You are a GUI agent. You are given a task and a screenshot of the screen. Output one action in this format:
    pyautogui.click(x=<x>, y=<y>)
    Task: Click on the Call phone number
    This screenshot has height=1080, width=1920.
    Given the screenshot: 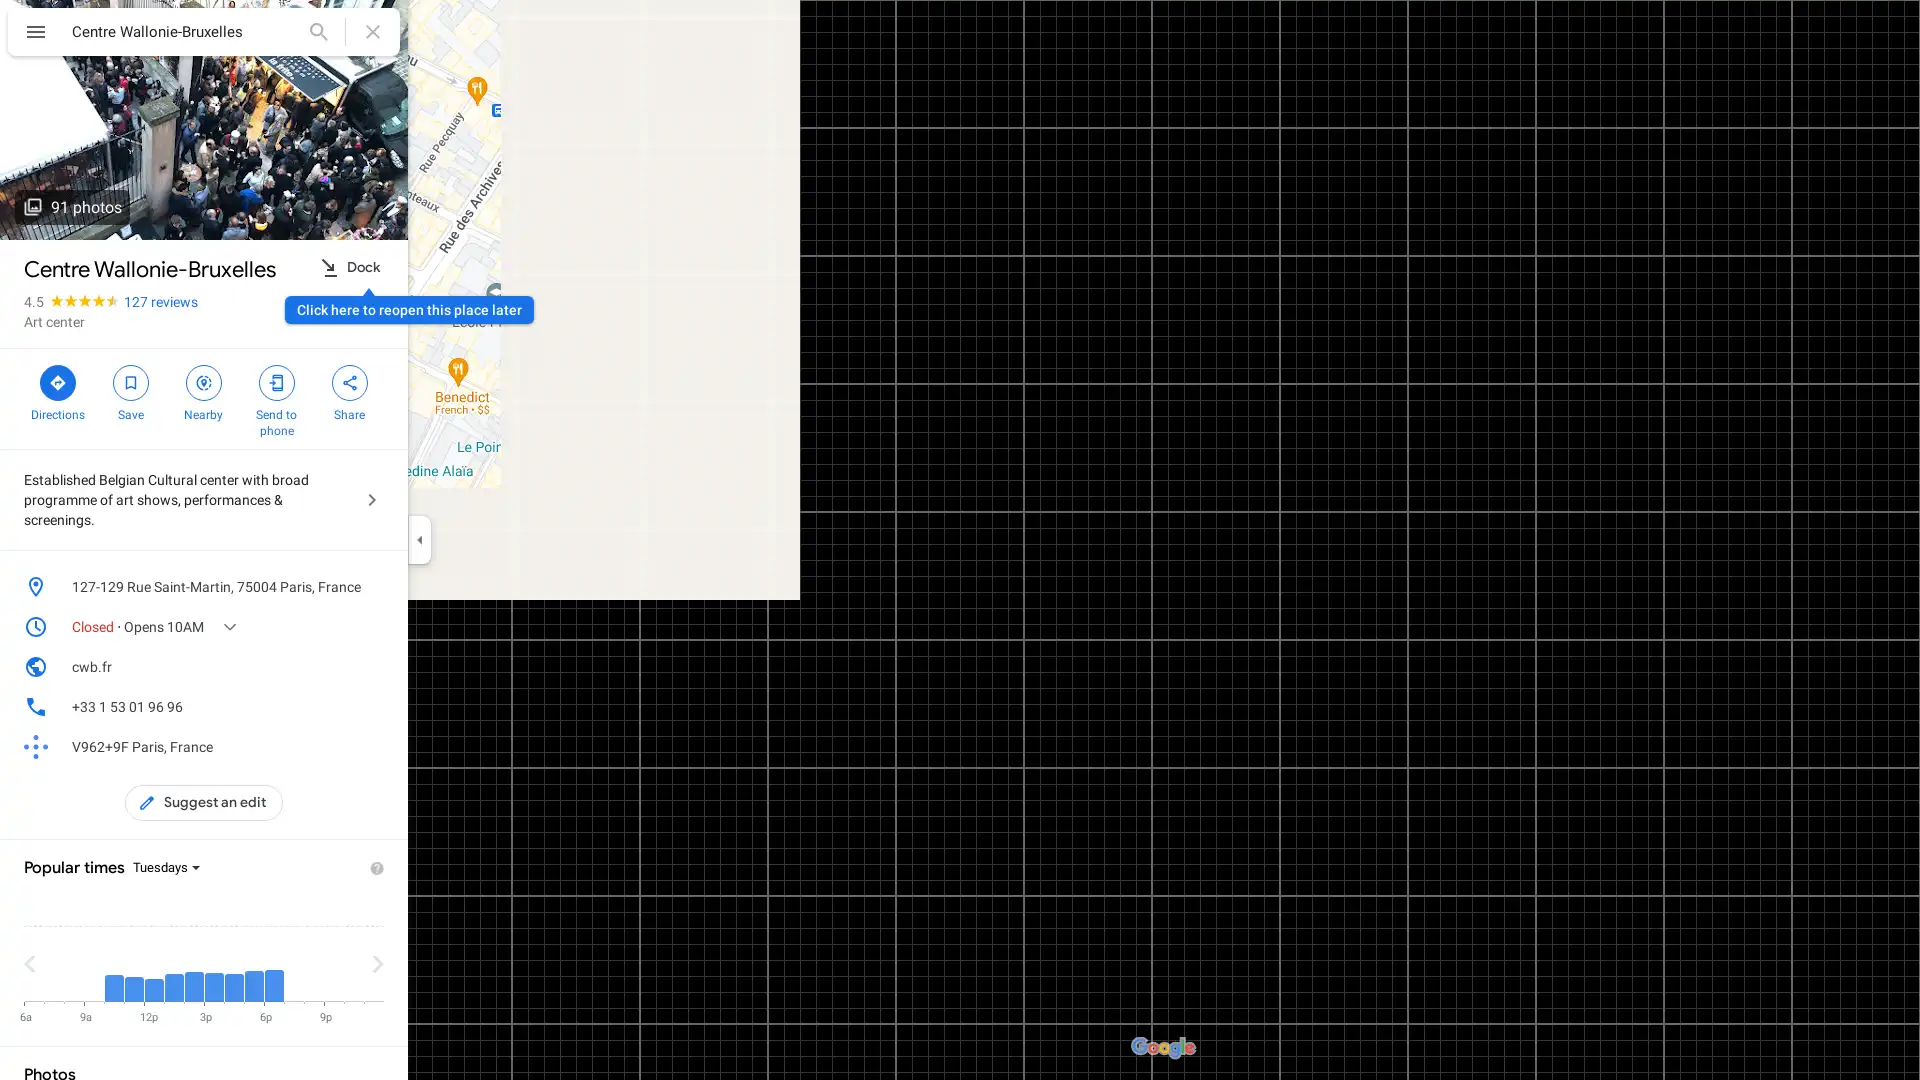 What is the action you would take?
    pyautogui.click(x=374, y=705)
    